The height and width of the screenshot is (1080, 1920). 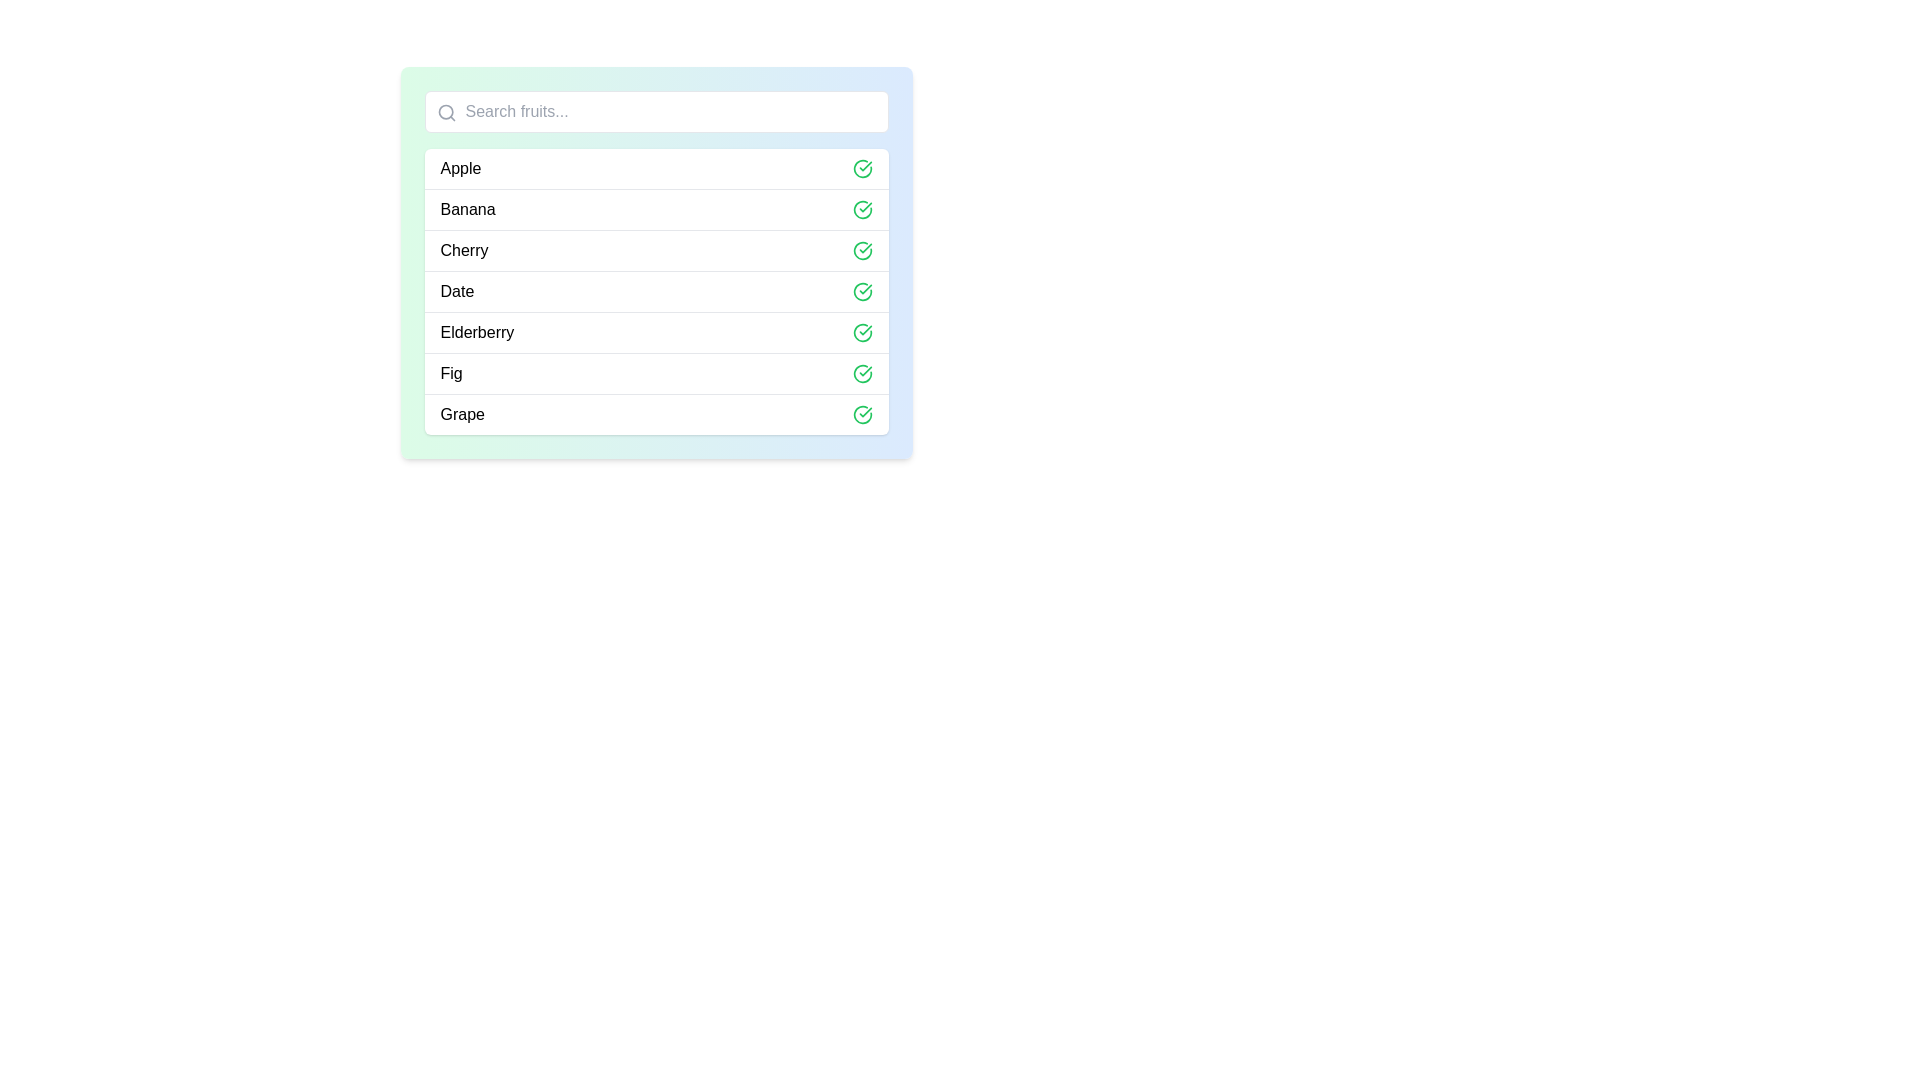 What do you see at coordinates (656, 168) in the screenshot?
I see `the first list item displaying 'Apple' with a green check mark, located under the 'Search fruits...' bar and above 'Banana'` at bounding box center [656, 168].